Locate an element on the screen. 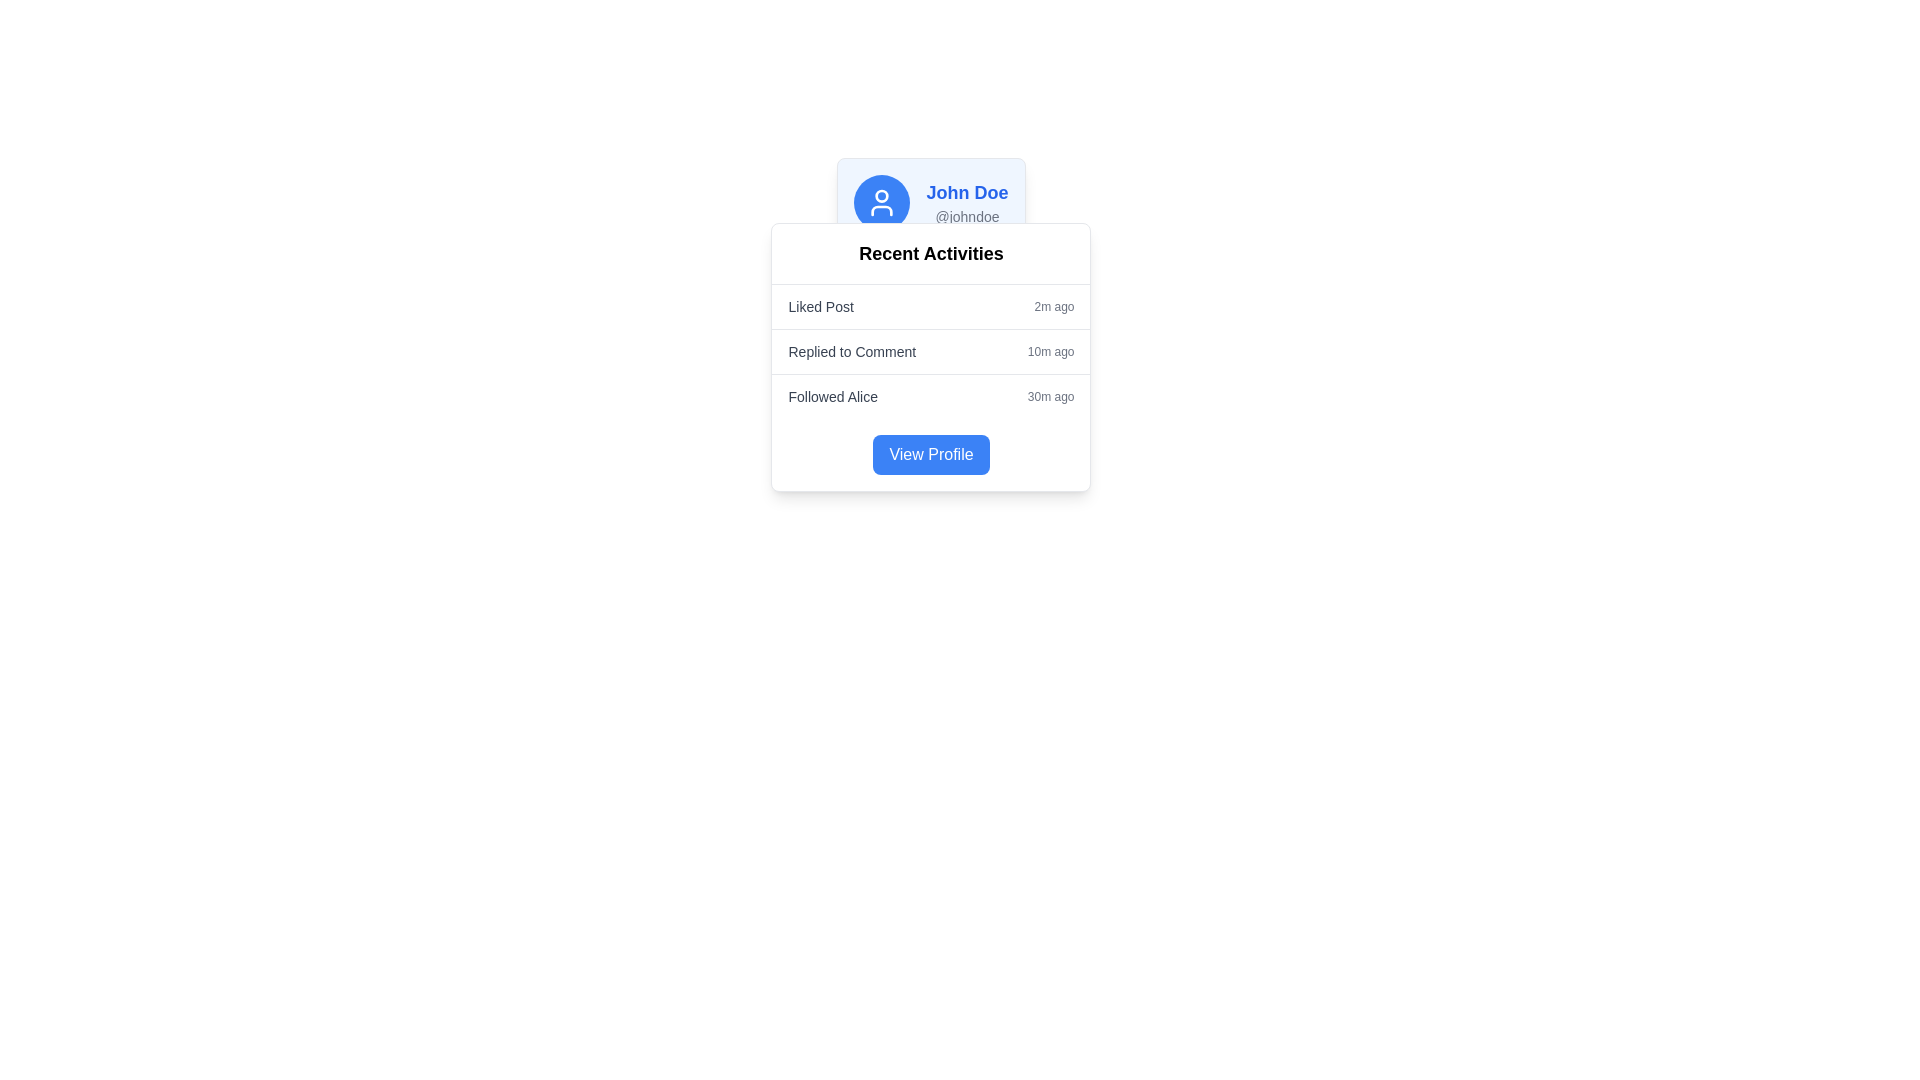 The height and width of the screenshot is (1080, 1920). the button located at the bottom of the user activity card is located at coordinates (930, 455).